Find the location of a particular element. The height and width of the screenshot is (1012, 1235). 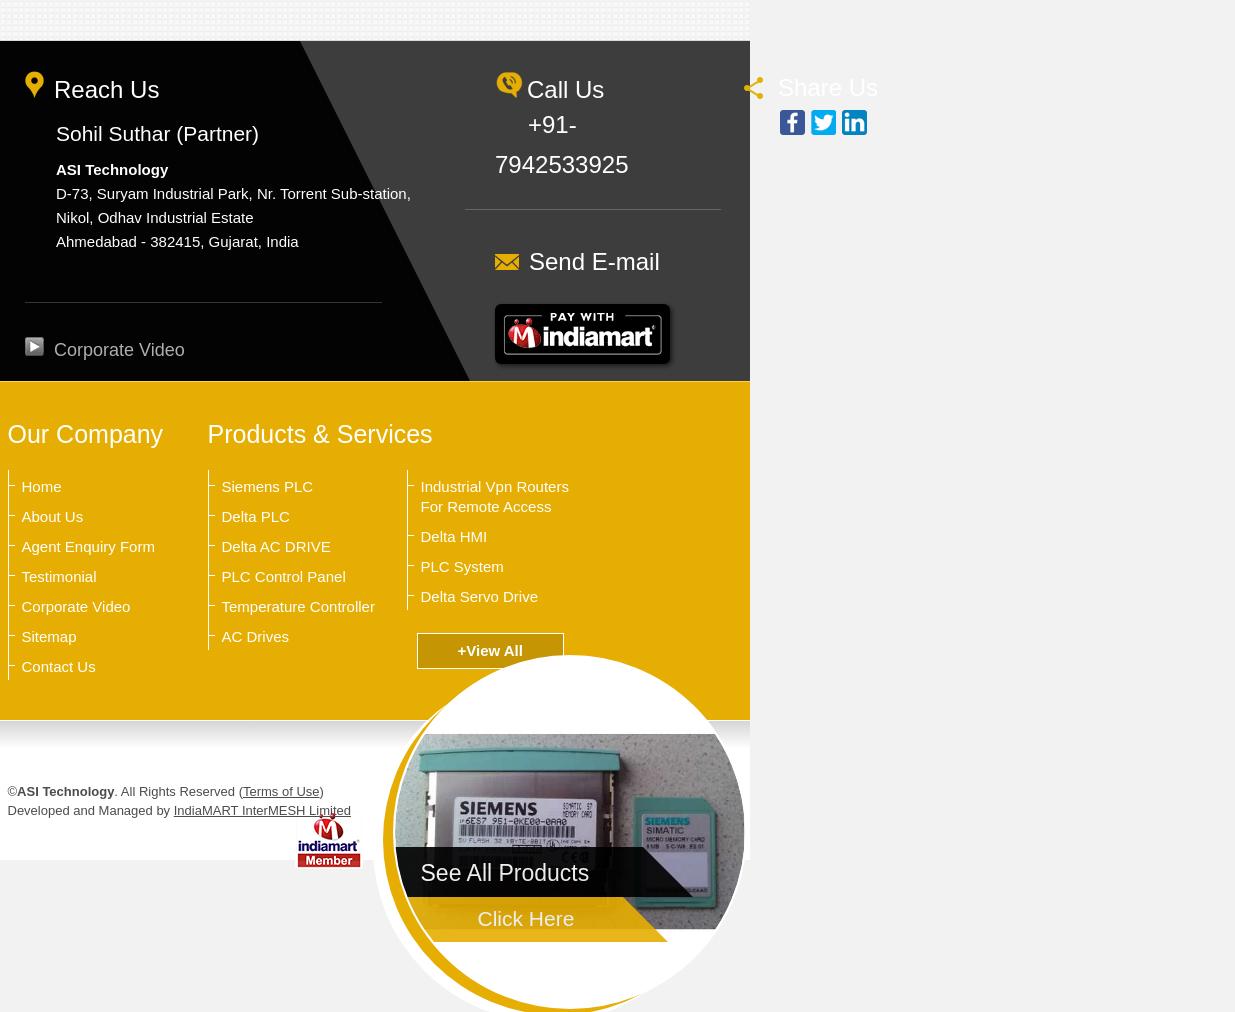

'Click Here' is located at coordinates (524, 918).